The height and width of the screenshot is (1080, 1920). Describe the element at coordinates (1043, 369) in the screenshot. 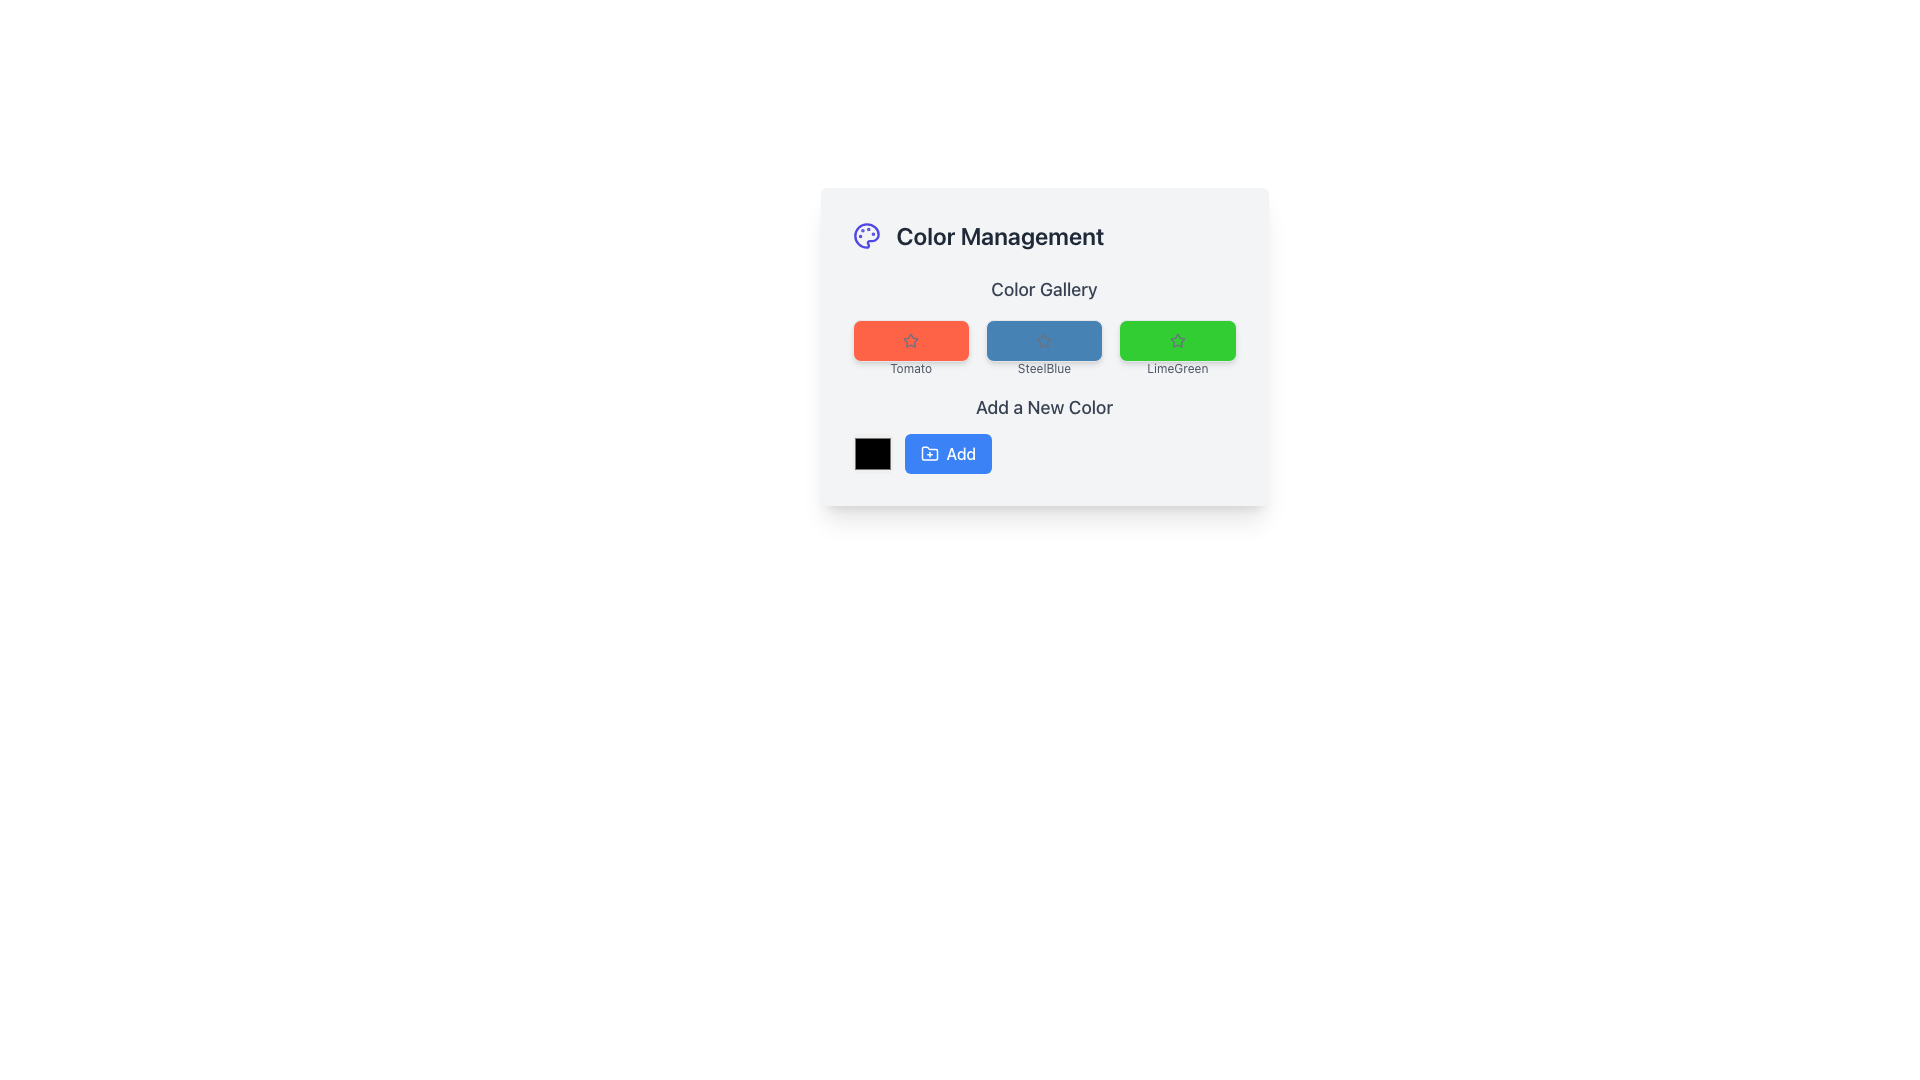

I see `the text label displaying 'SteelBlue' in gray, located below the blue-colored button labeled 'SteelBlue' in the color gallery interface` at that location.